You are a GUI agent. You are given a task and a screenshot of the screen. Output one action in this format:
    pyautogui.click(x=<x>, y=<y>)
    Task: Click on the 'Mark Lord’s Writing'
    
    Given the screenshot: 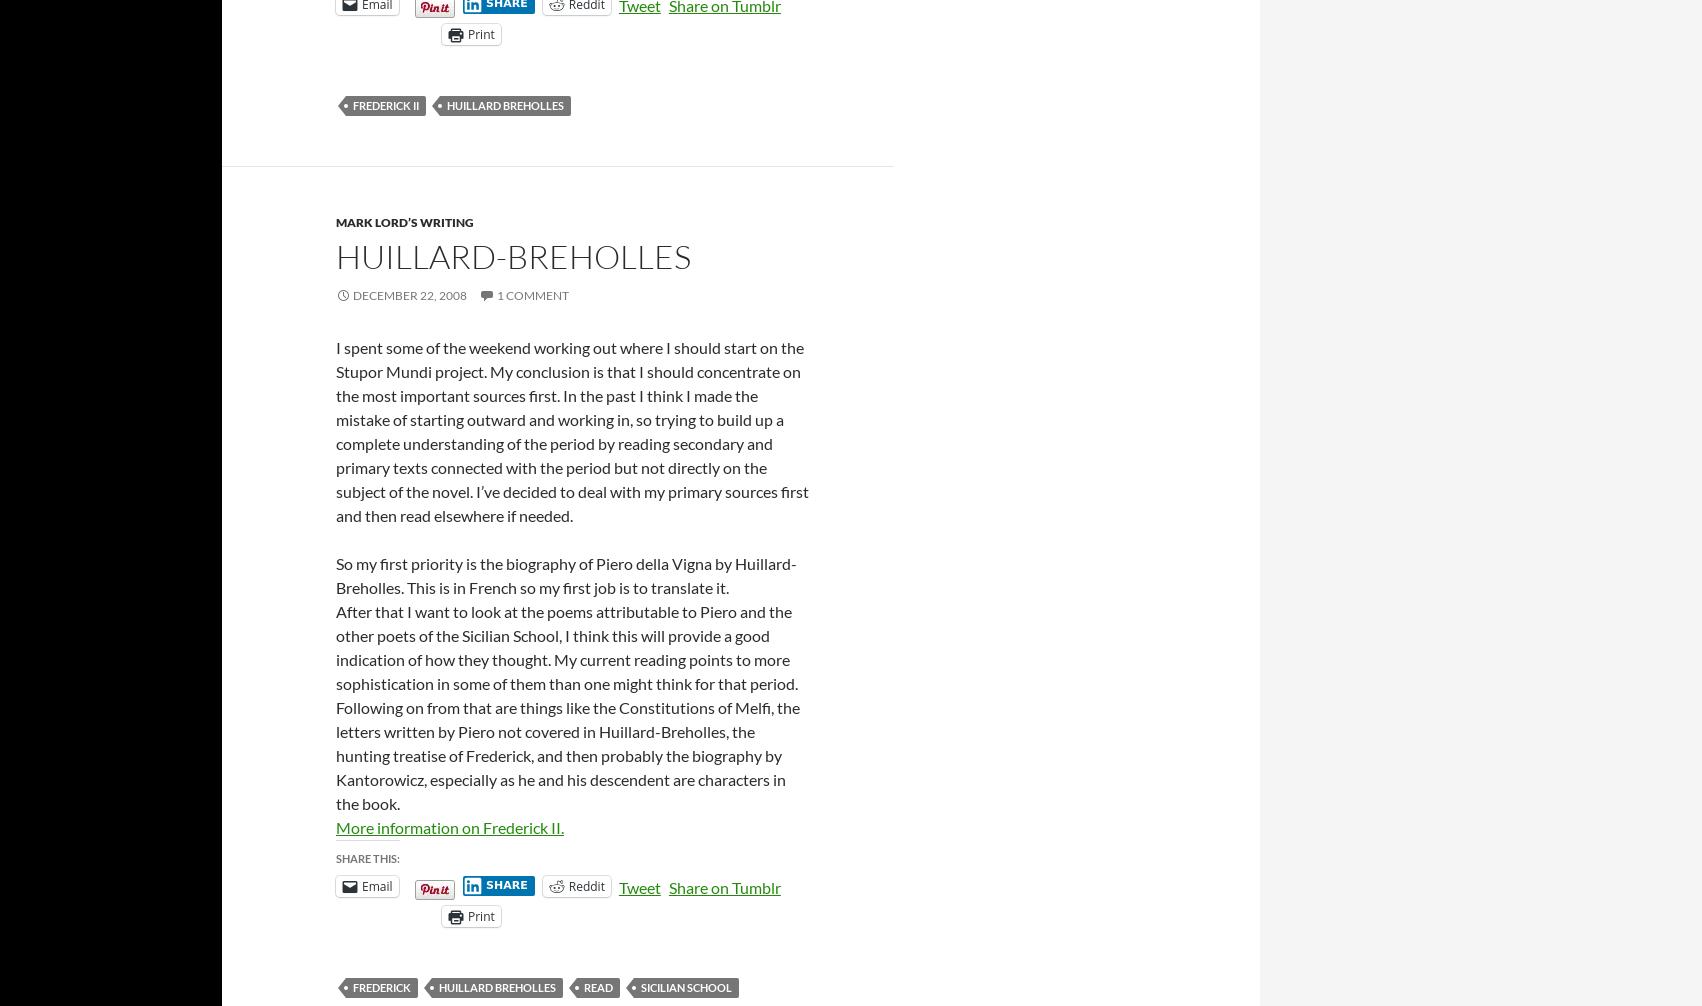 What is the action you would take?
    pyautogui.click(x=405, y=221)
    